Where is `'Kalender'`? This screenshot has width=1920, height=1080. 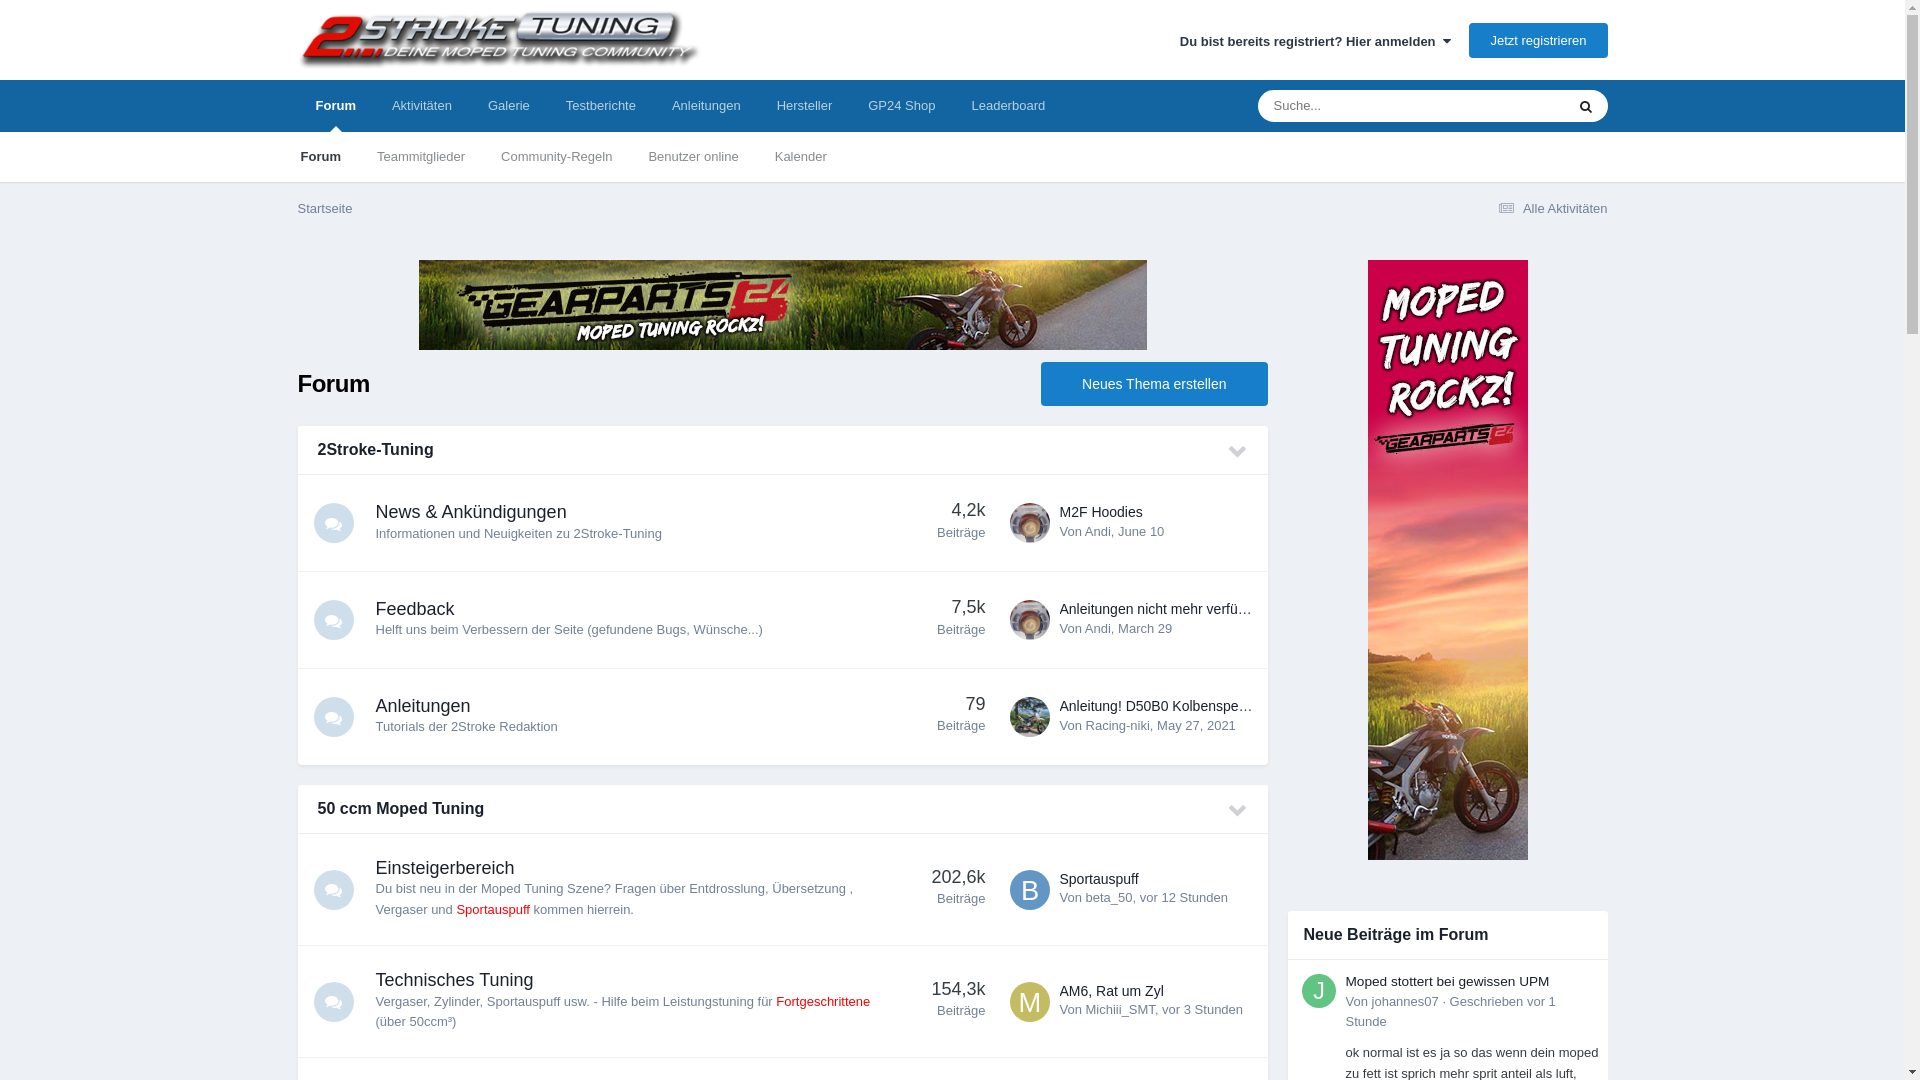 'Kalender' is located at coordinates (756, 156).